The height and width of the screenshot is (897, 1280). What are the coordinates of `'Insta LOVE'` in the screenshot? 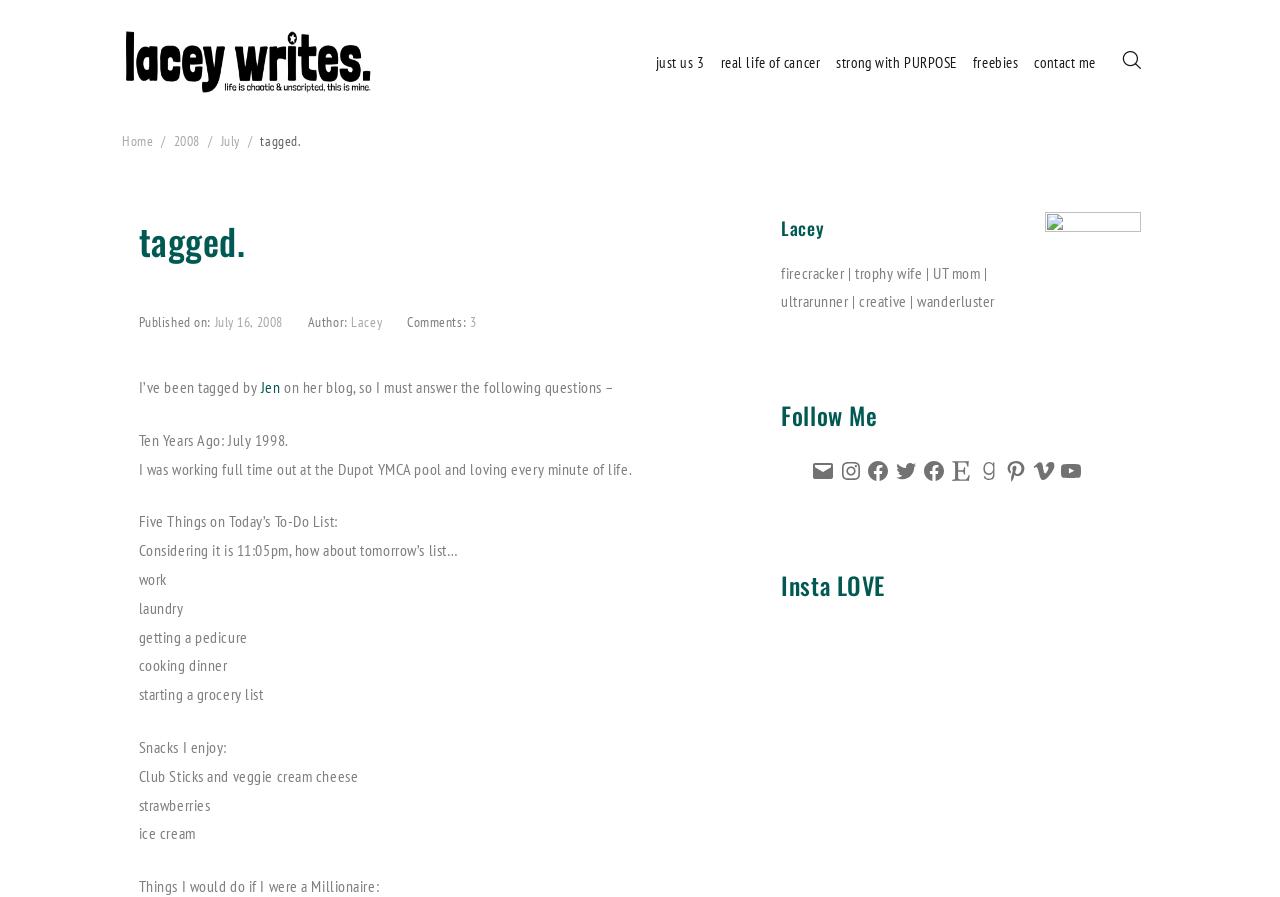 It's located at (832, 584).